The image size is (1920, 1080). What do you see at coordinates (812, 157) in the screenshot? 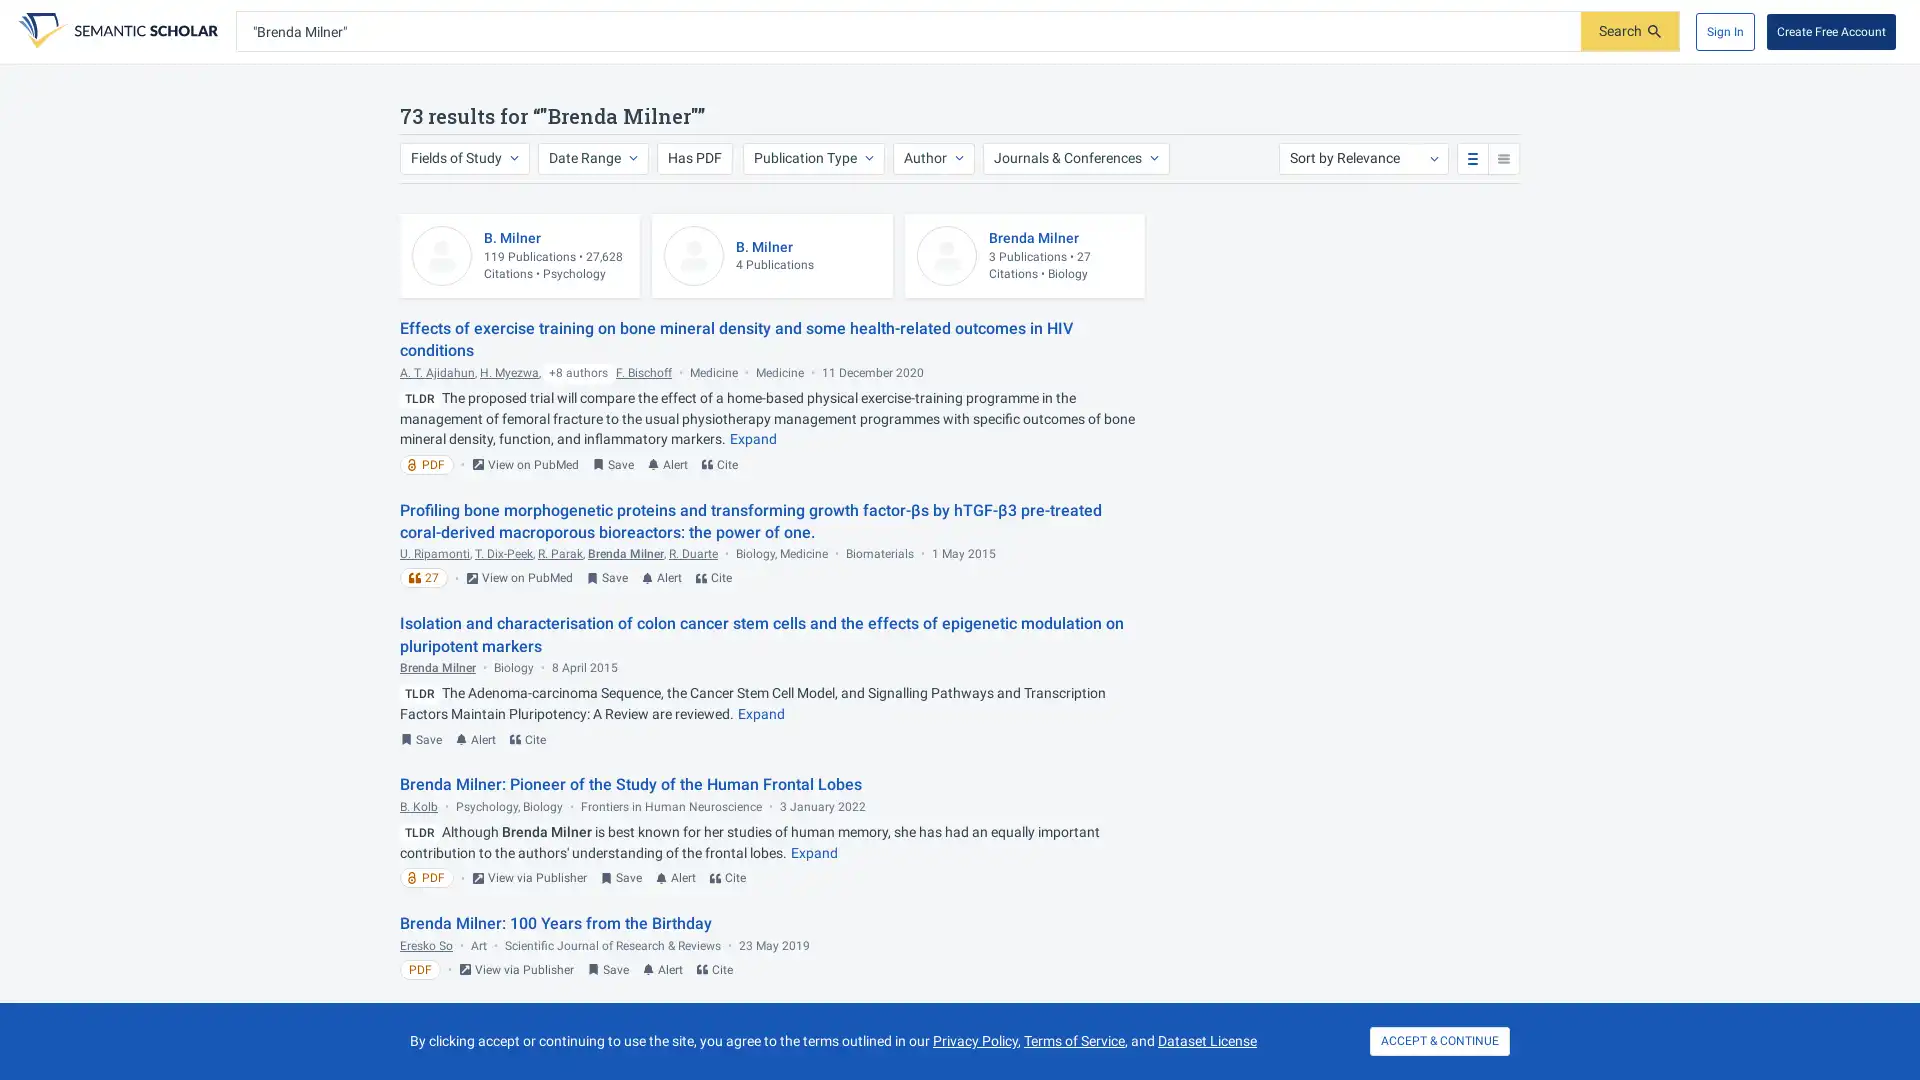
I see `Publication Type` at bounding box center [812, 157].